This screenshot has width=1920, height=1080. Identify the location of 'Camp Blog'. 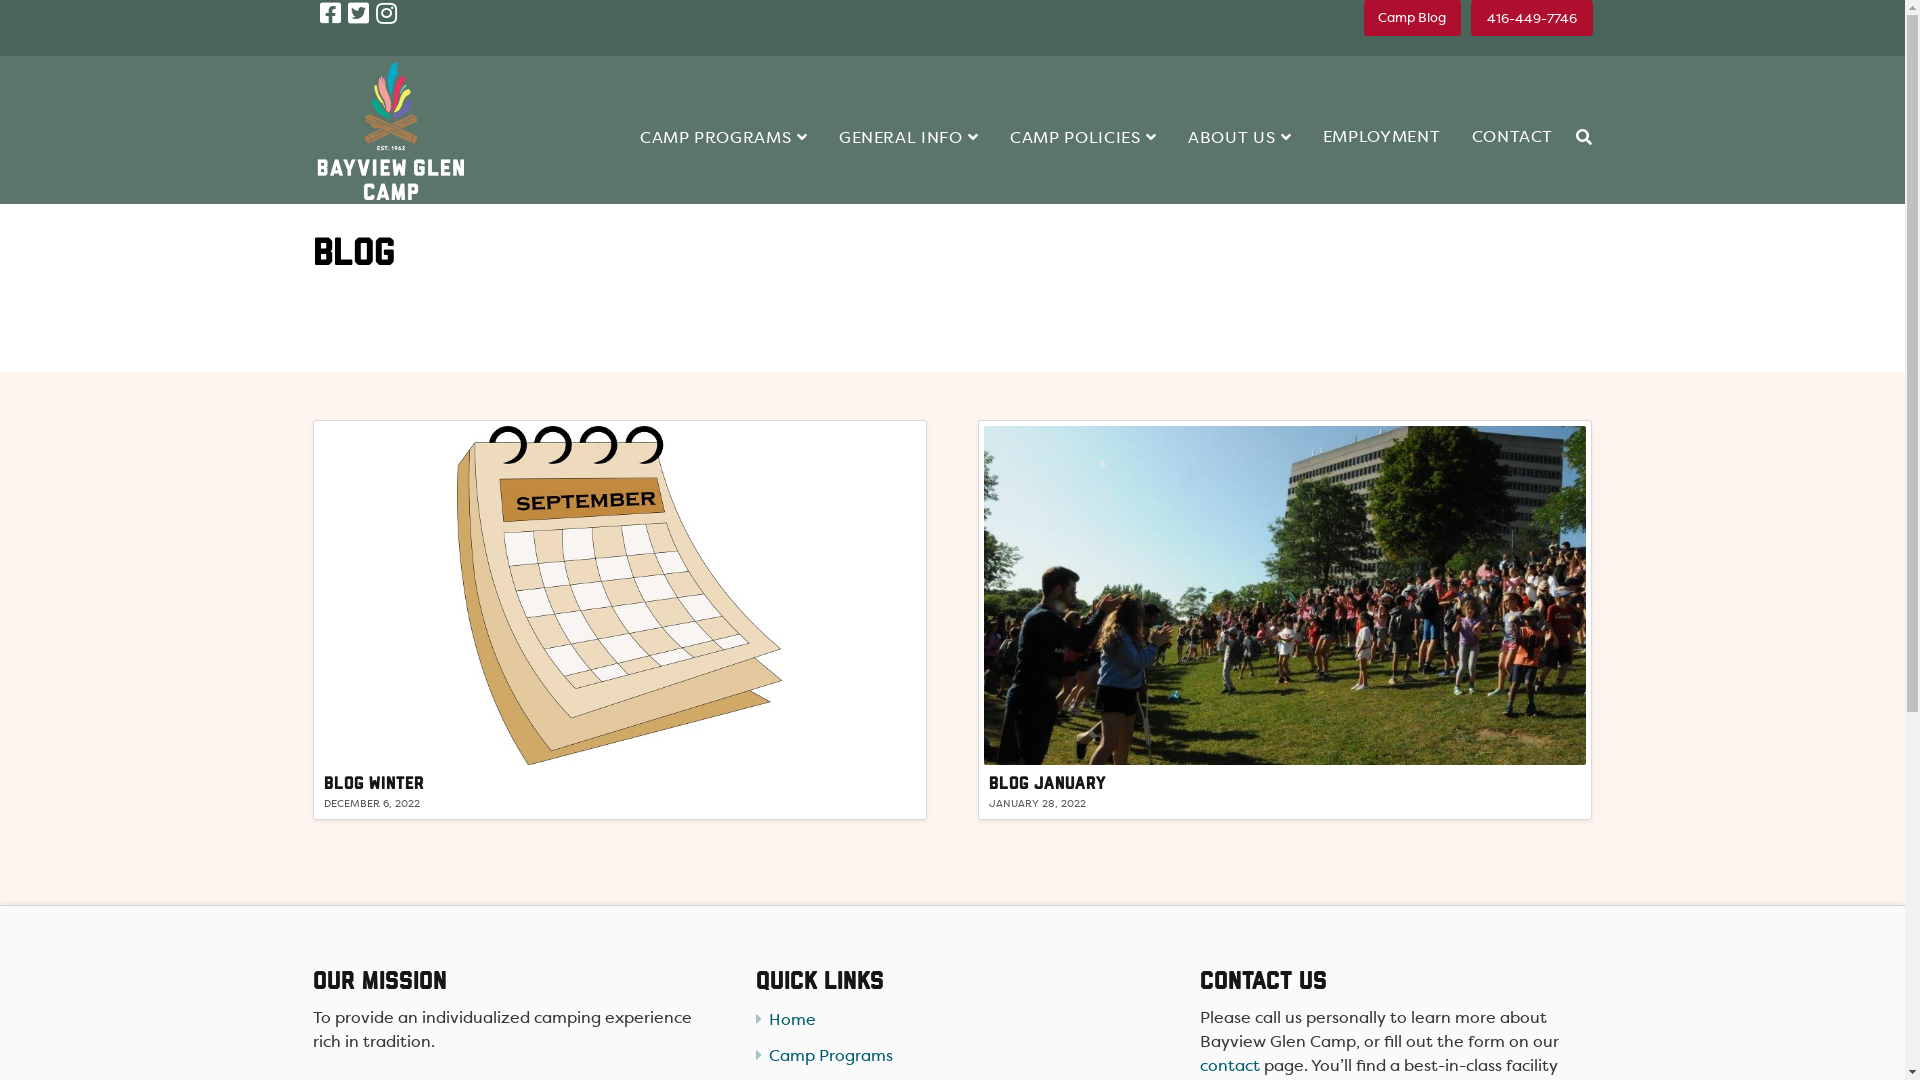
(1411, 18).